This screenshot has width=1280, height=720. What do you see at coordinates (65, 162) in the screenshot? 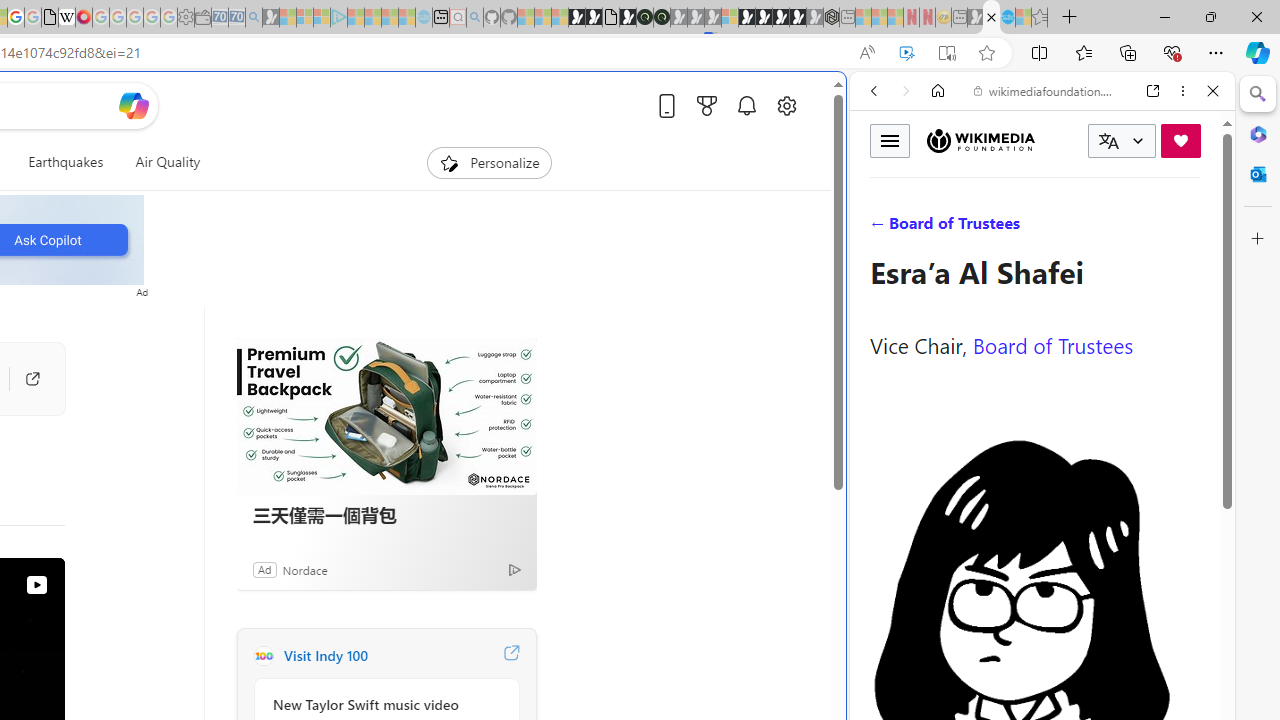
I see `'Earthquakes'` at bounding box center [65, 162].